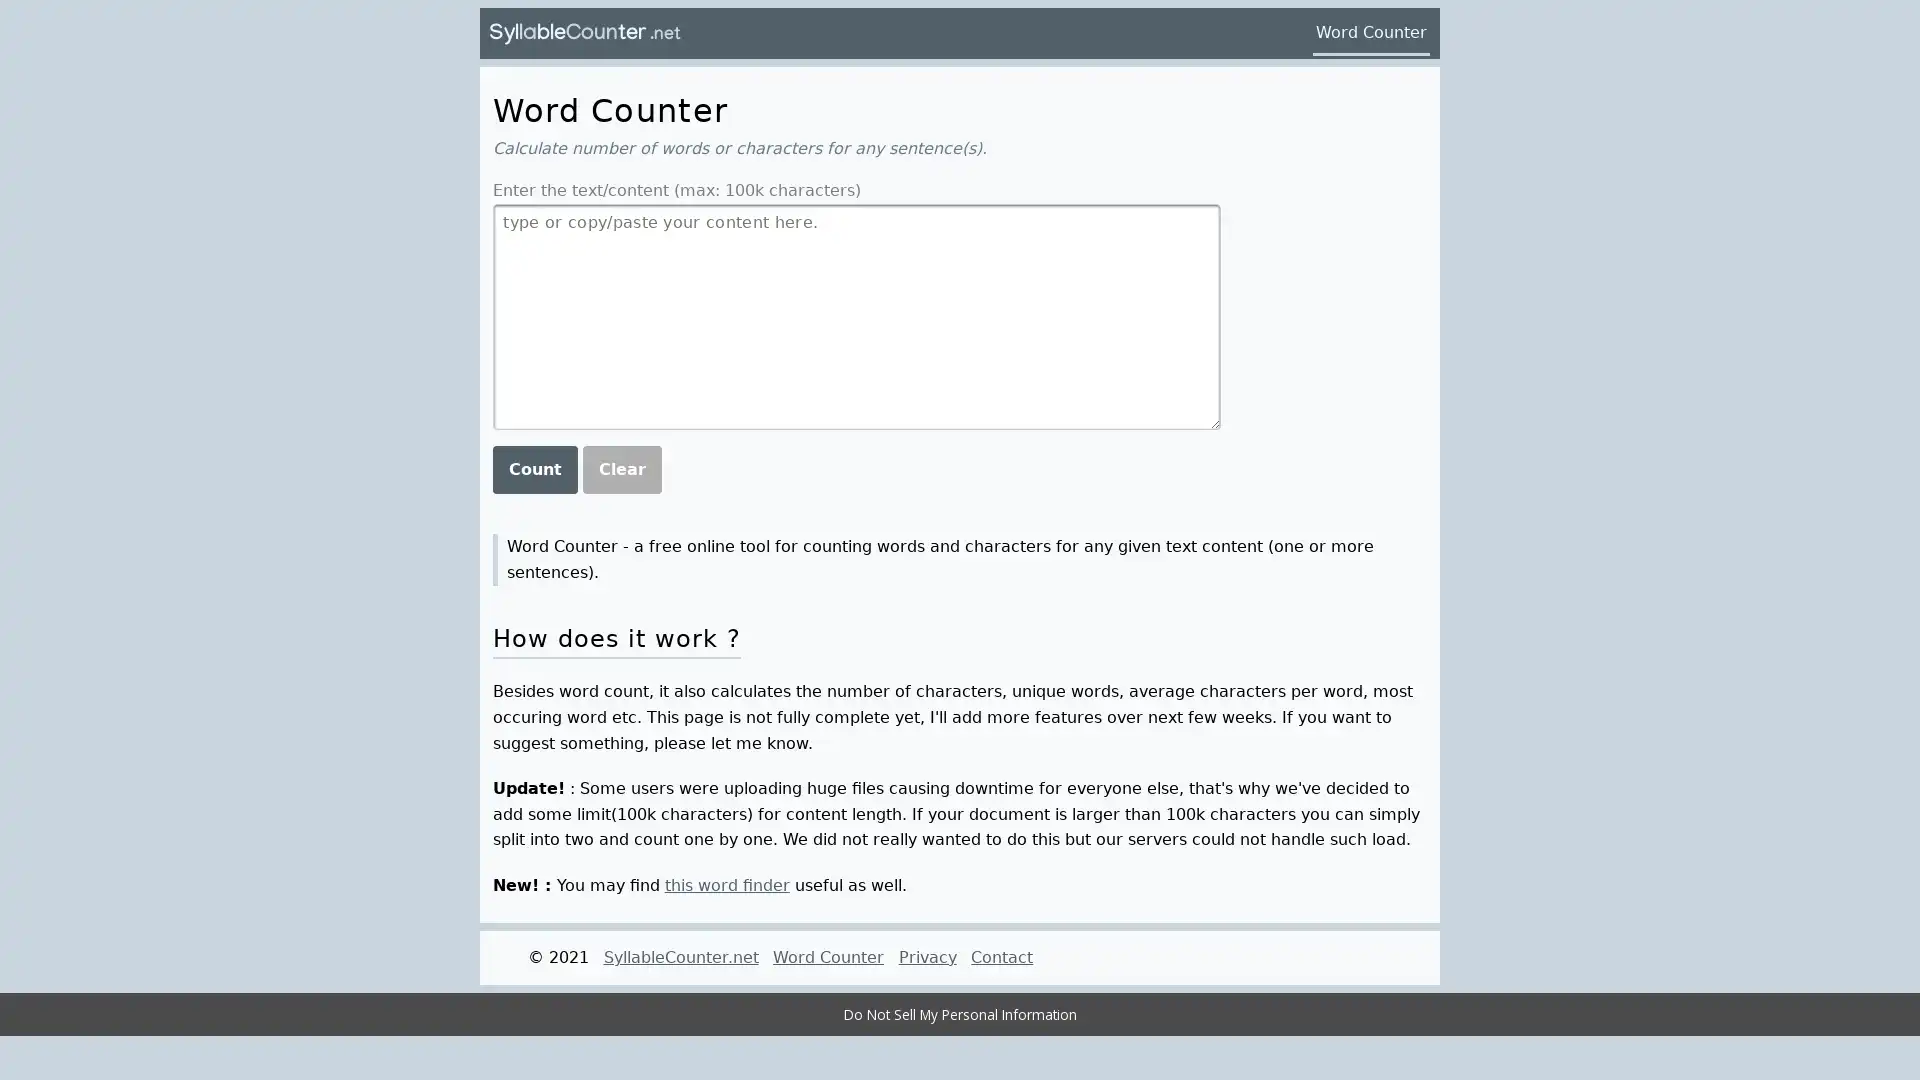 The height and width of the screenshot is (1080, 1920). What do you see at coordinates (534, 470) in the screenshot?
I see `Count` at bounding box center [534, 470].